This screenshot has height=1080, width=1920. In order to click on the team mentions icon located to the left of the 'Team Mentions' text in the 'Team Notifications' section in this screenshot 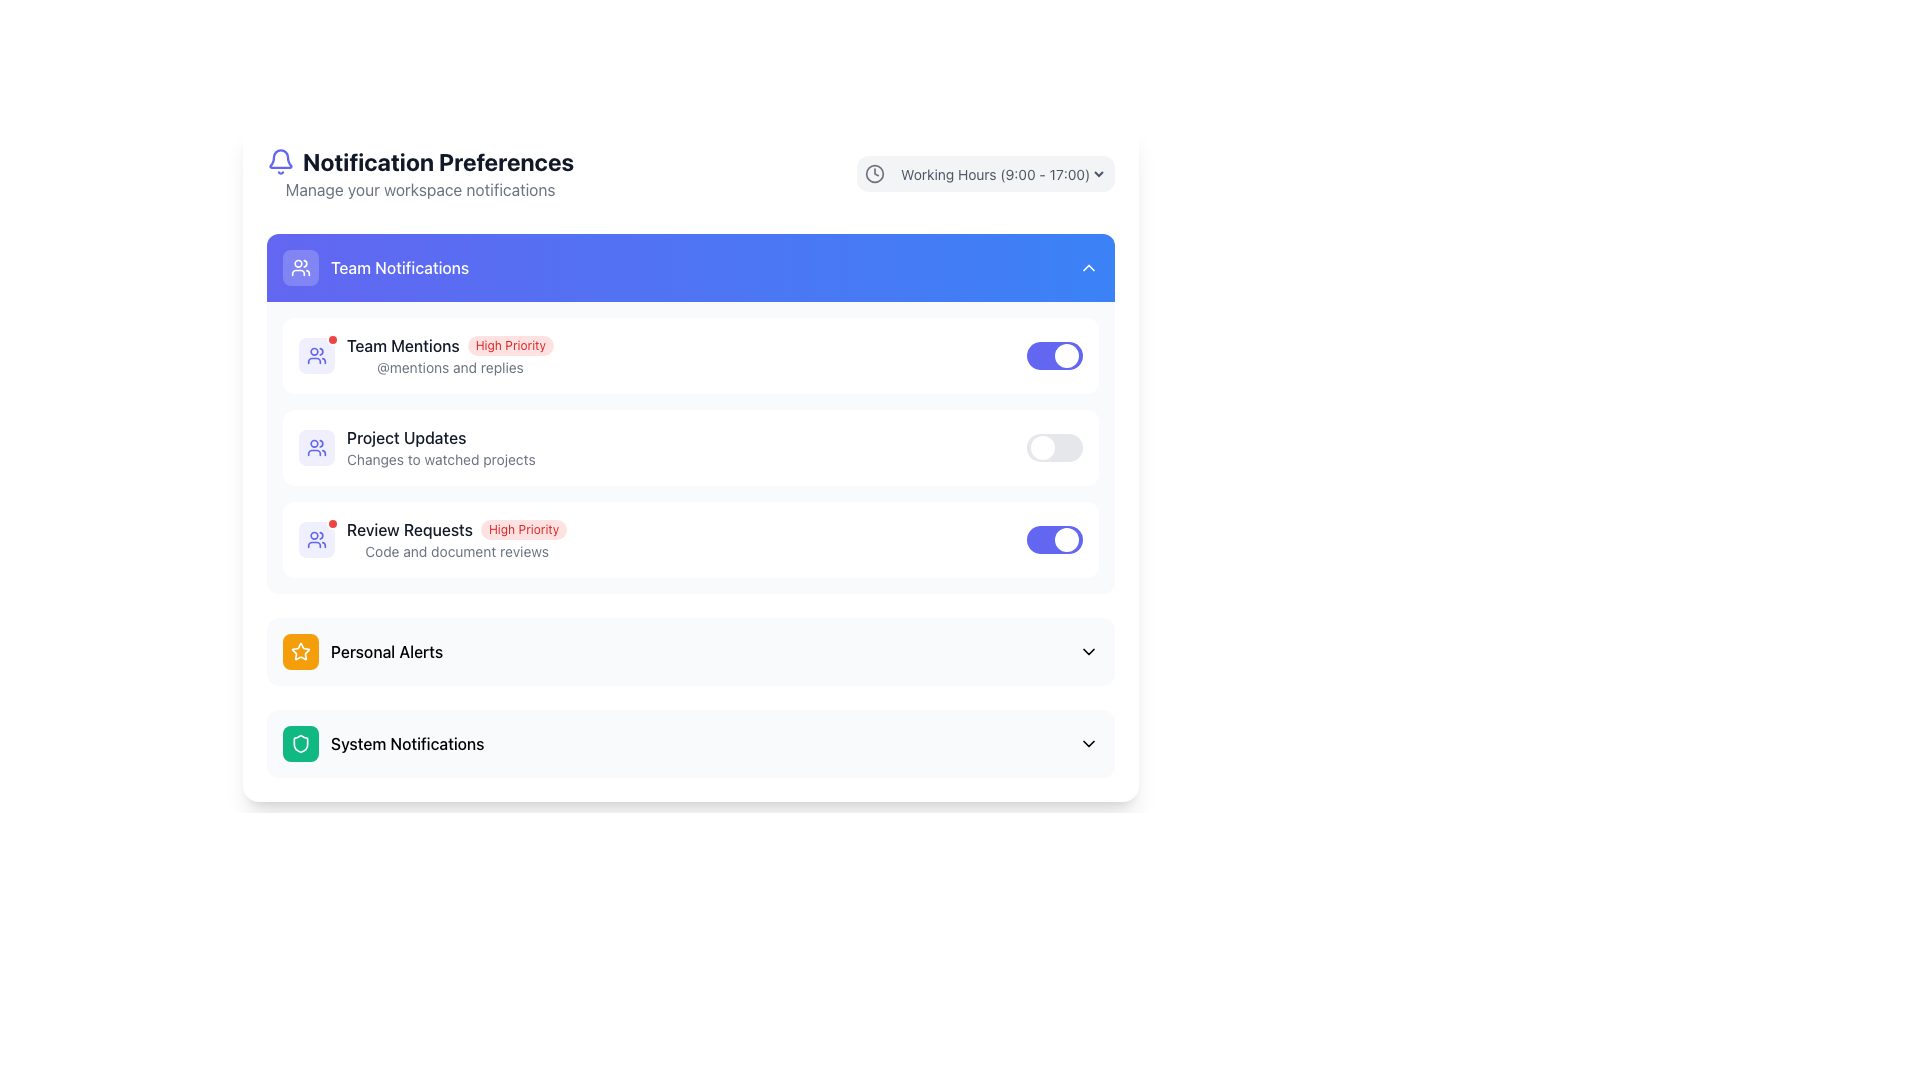, I will do `click(315, 354)`.